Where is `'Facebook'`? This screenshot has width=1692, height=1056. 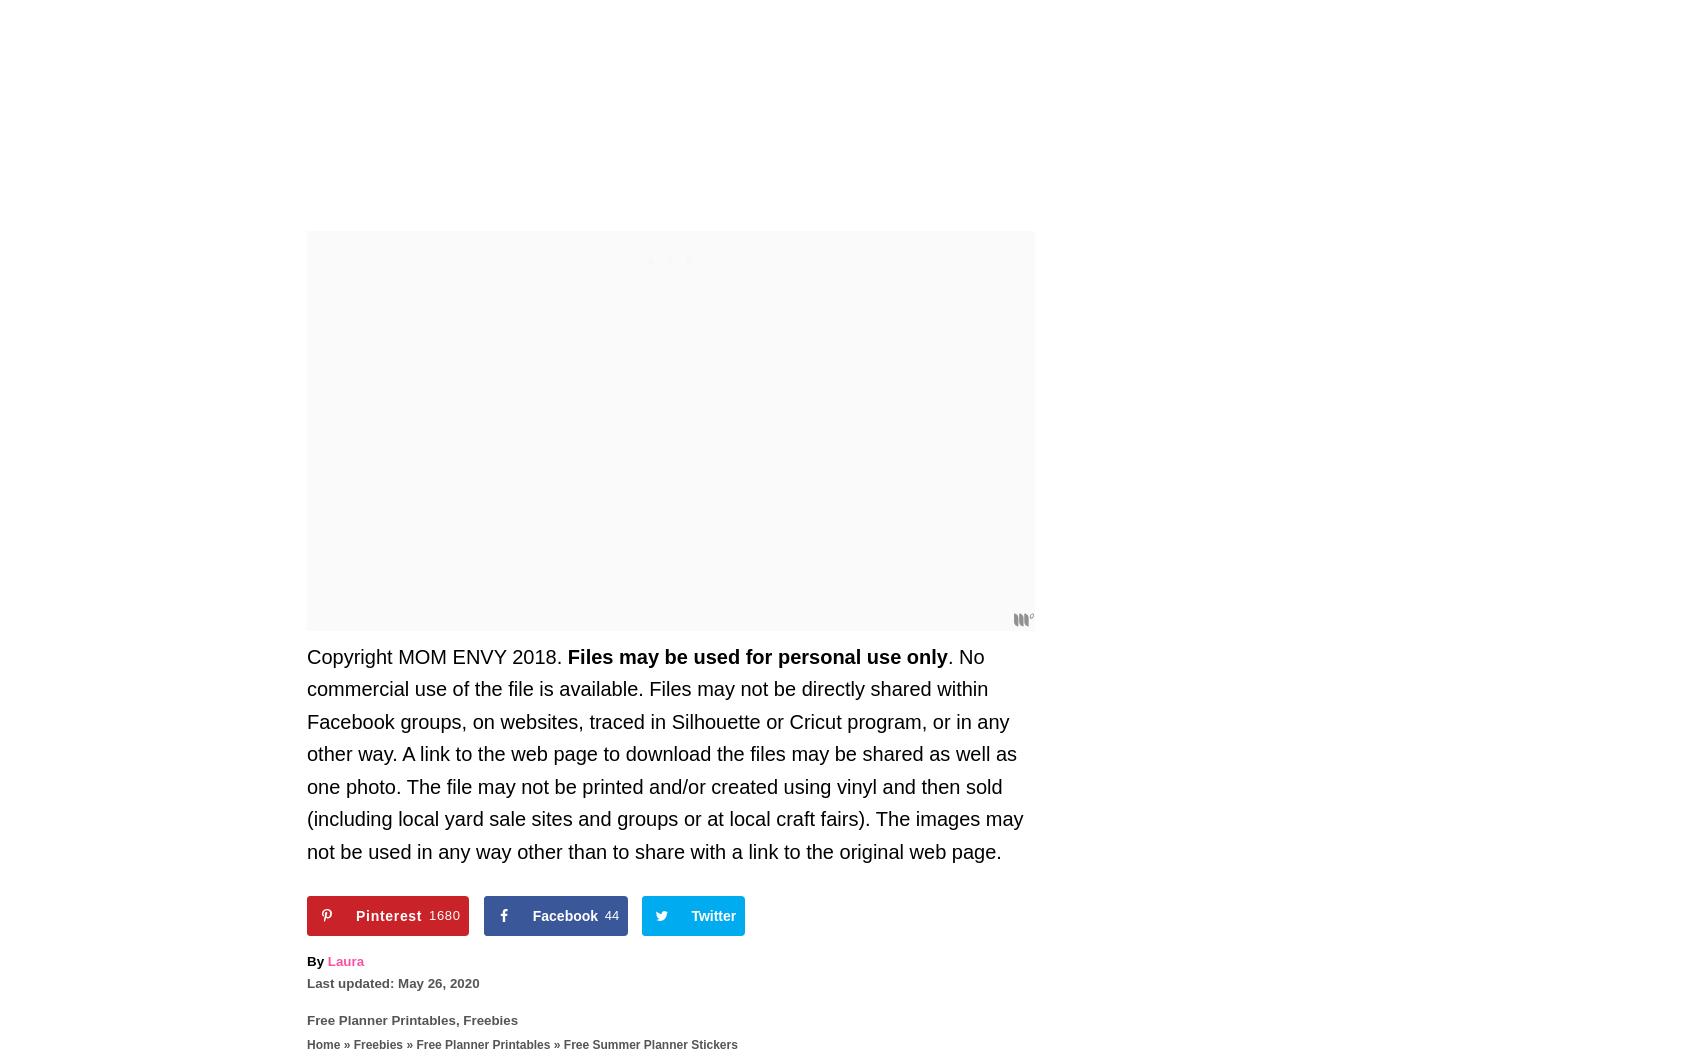
'Facebook' is located at coordinates (564, 914).